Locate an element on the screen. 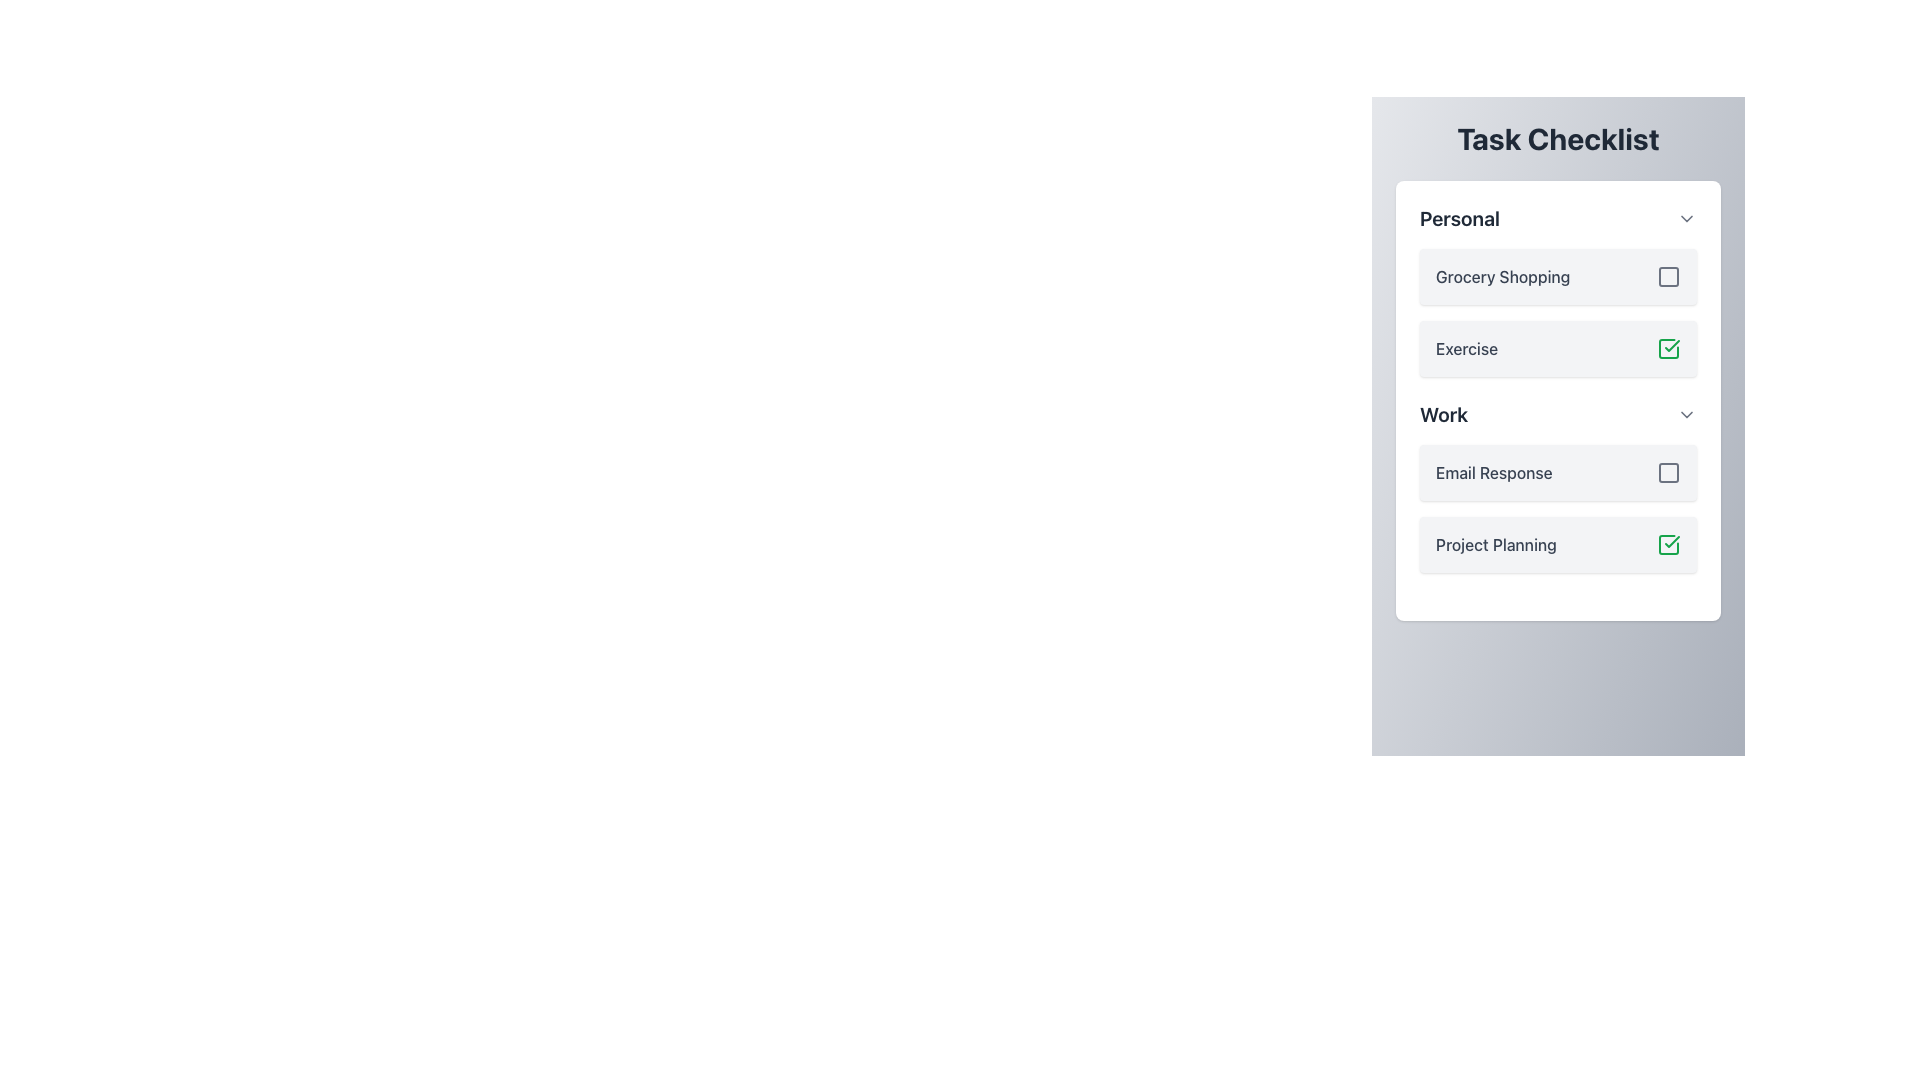 This screenshot has height=1080, width=1920. the dropdown toggle icon at the right end of the 'Personal' section title is located at coordinates (1685, 219).